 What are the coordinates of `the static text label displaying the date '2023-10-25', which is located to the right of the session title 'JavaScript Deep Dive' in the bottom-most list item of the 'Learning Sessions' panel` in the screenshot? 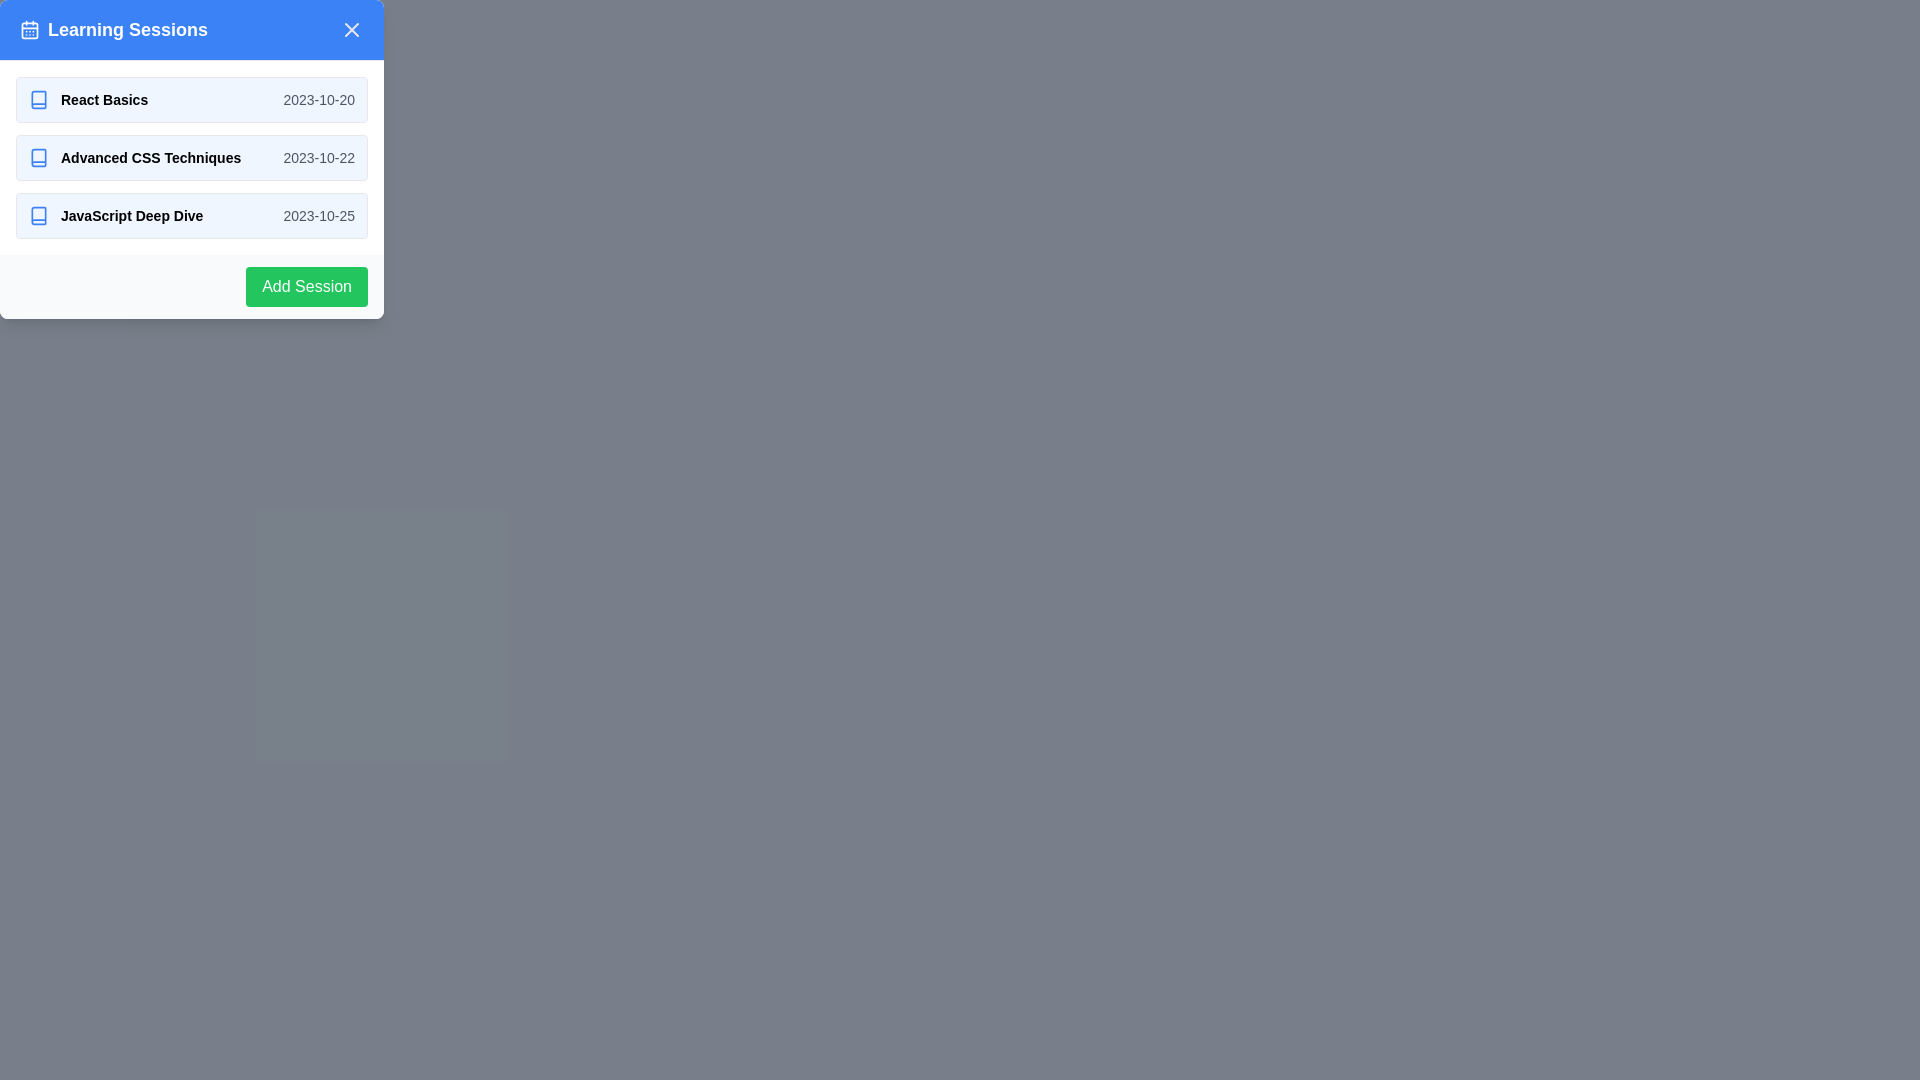 It's located at (318, 216).